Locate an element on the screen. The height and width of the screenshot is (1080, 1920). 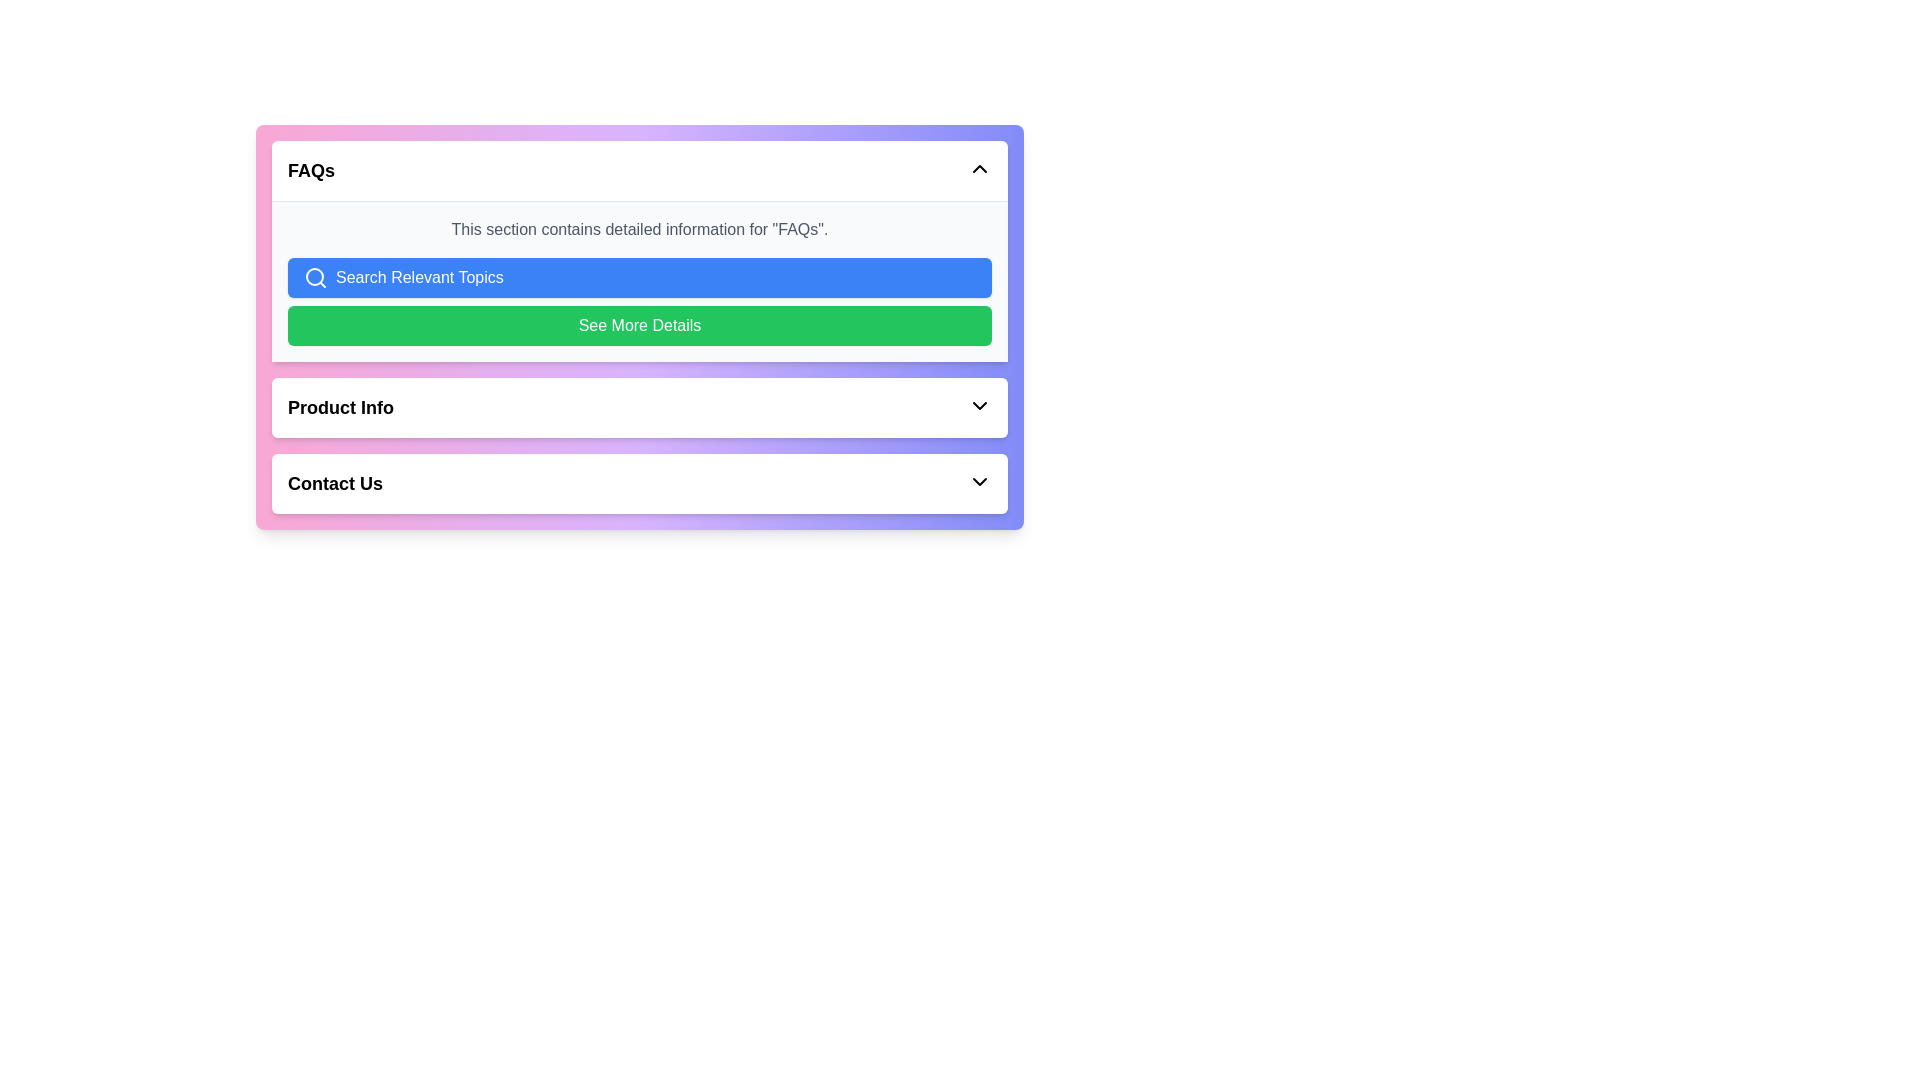
the magnifying glass icon located at the top-left corner of the blue button labeled 'Search Relevant Topics' is located at coordinates (315, 277).